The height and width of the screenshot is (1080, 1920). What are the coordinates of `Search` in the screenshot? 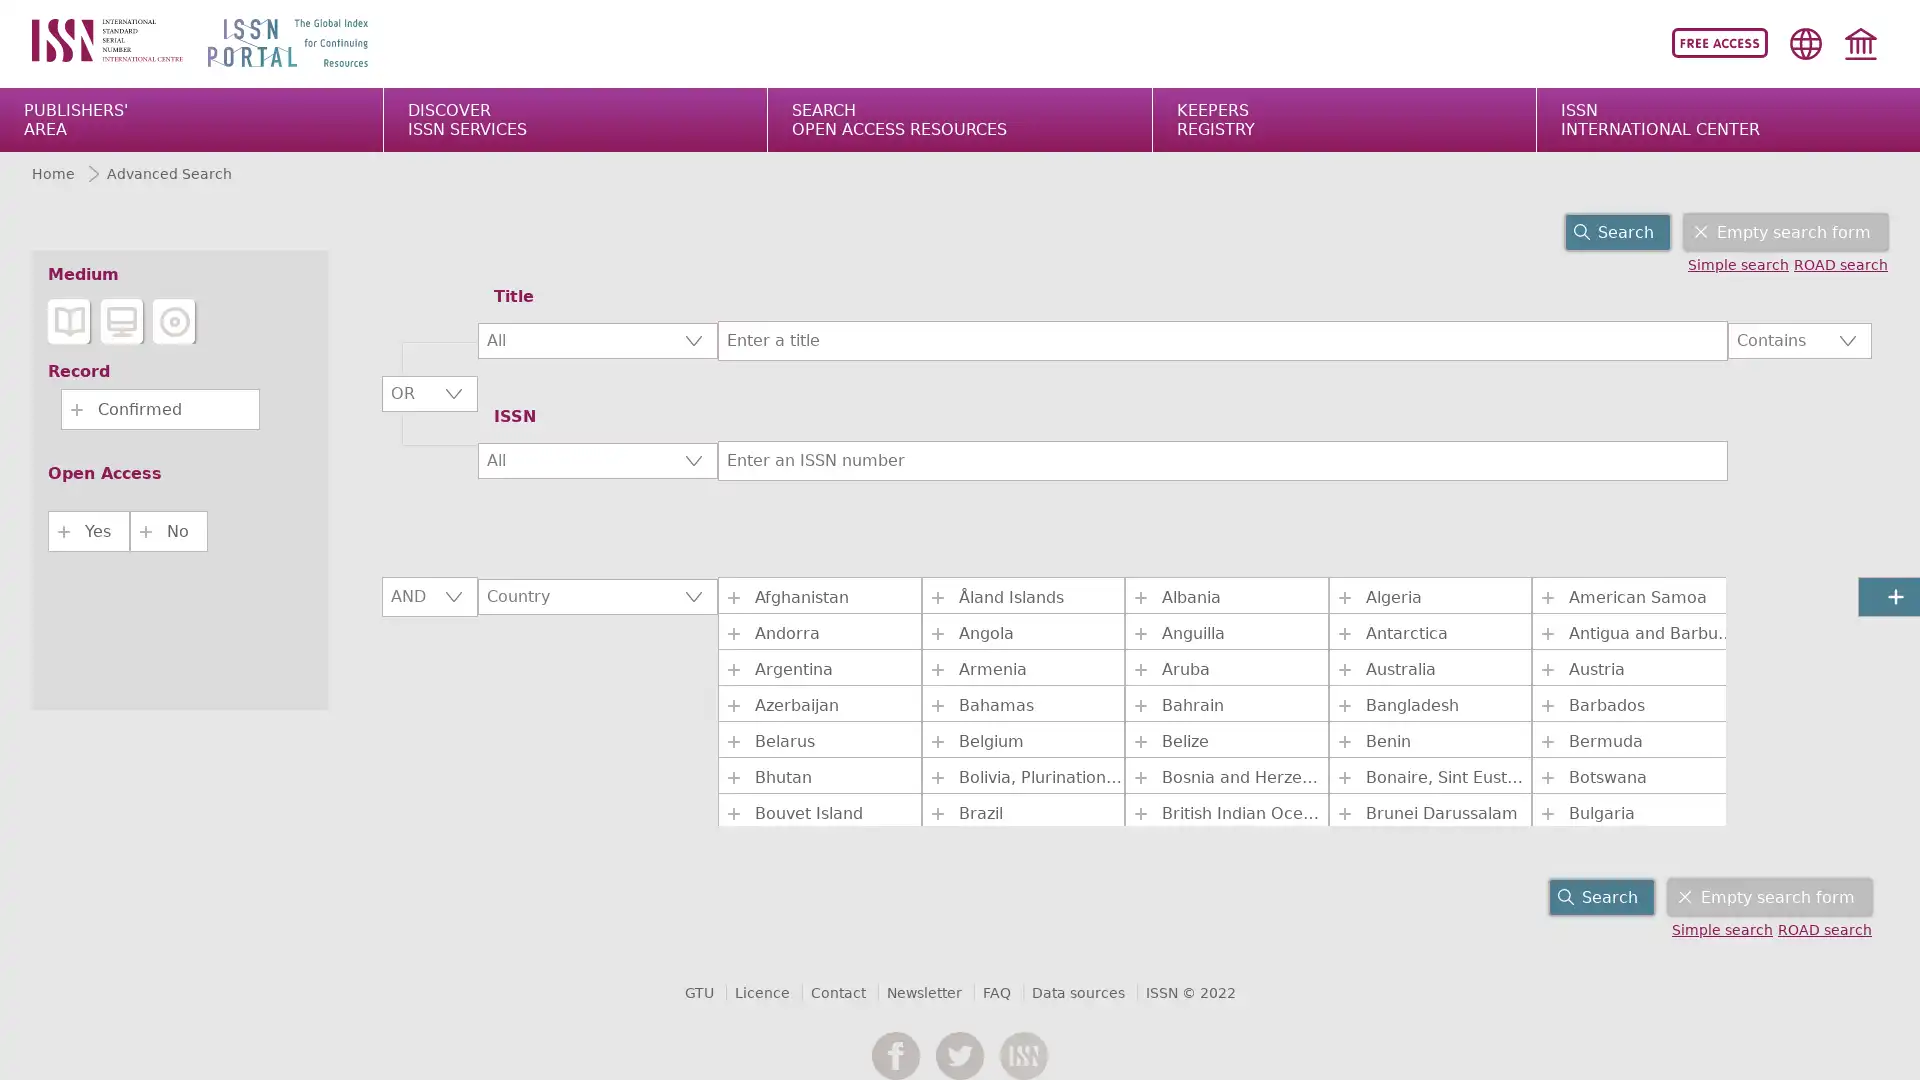 It's located at (1602, 895).